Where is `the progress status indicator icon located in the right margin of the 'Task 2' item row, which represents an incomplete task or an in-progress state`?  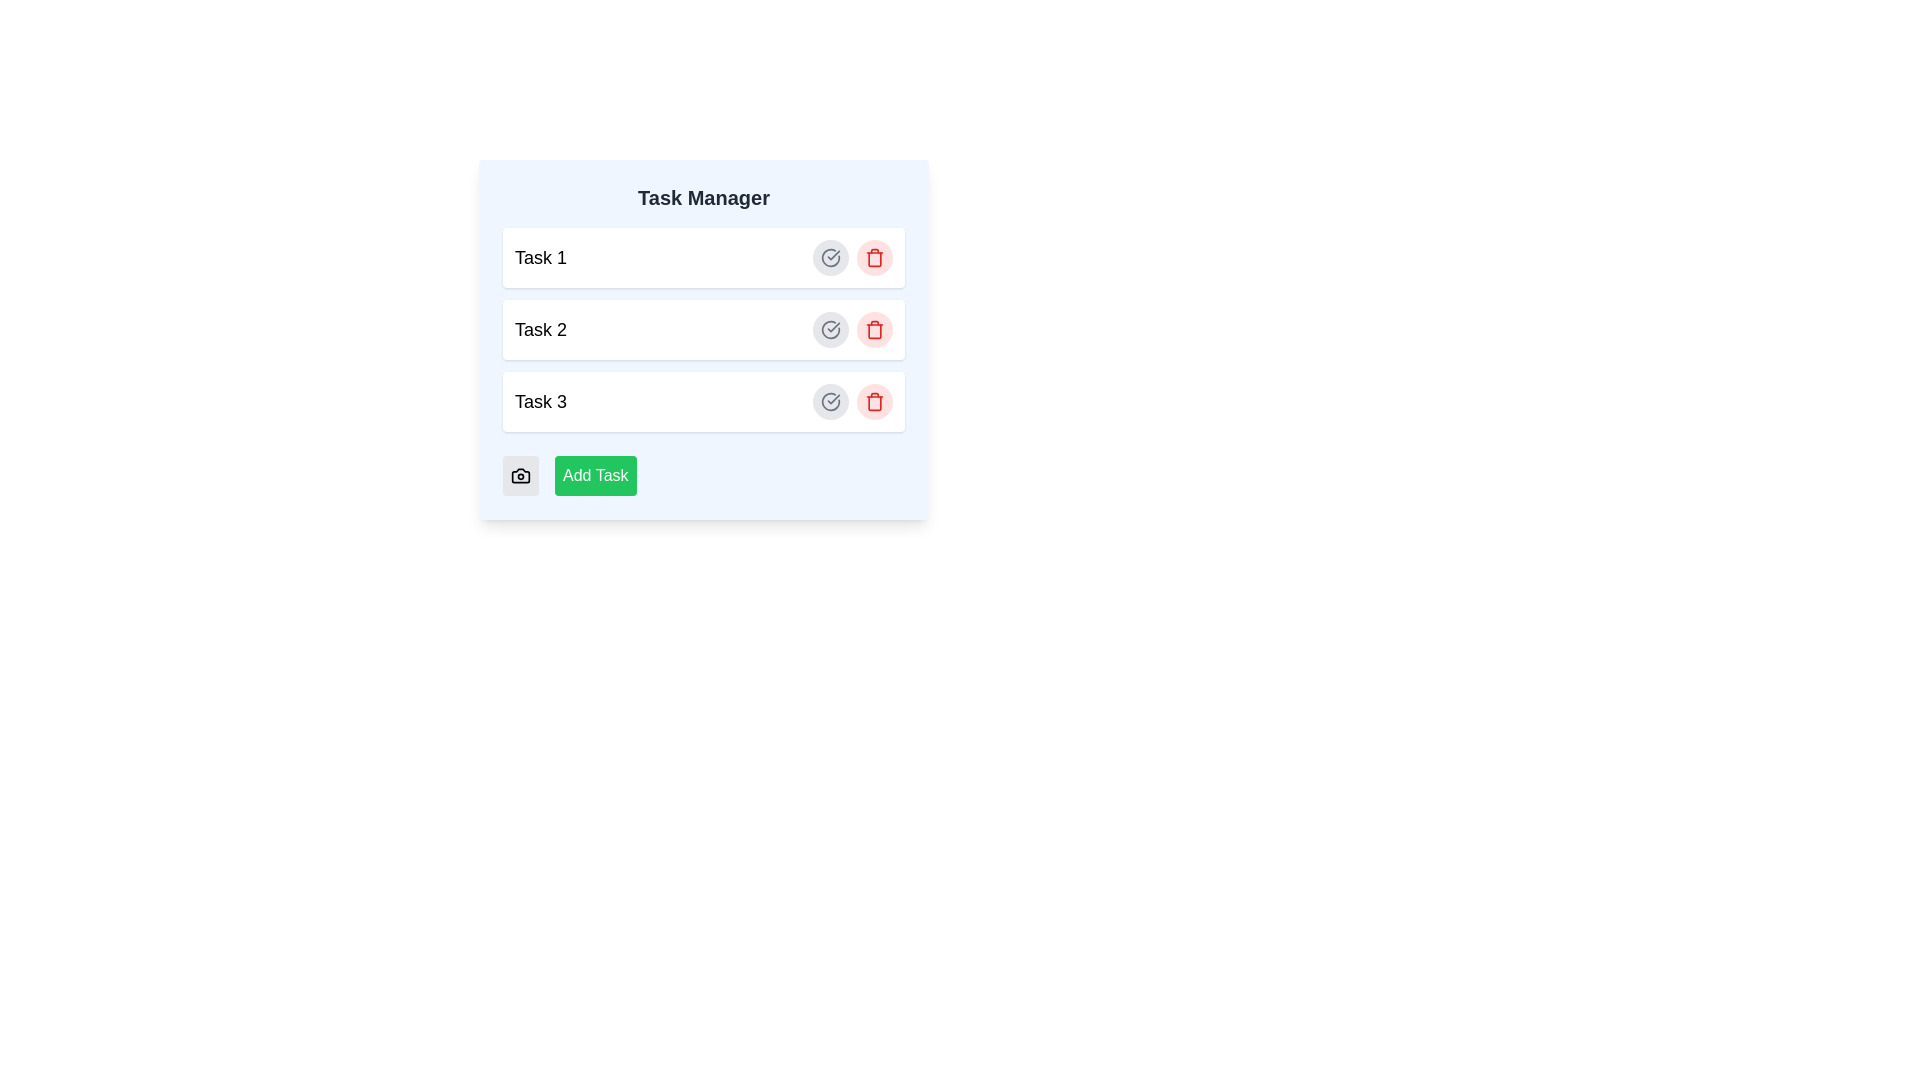 the progress status indicator icon located in the right margin of the 'Task 2' item row, which represents an incomplete task or an in-progress state is located at coordinates (830, 257).